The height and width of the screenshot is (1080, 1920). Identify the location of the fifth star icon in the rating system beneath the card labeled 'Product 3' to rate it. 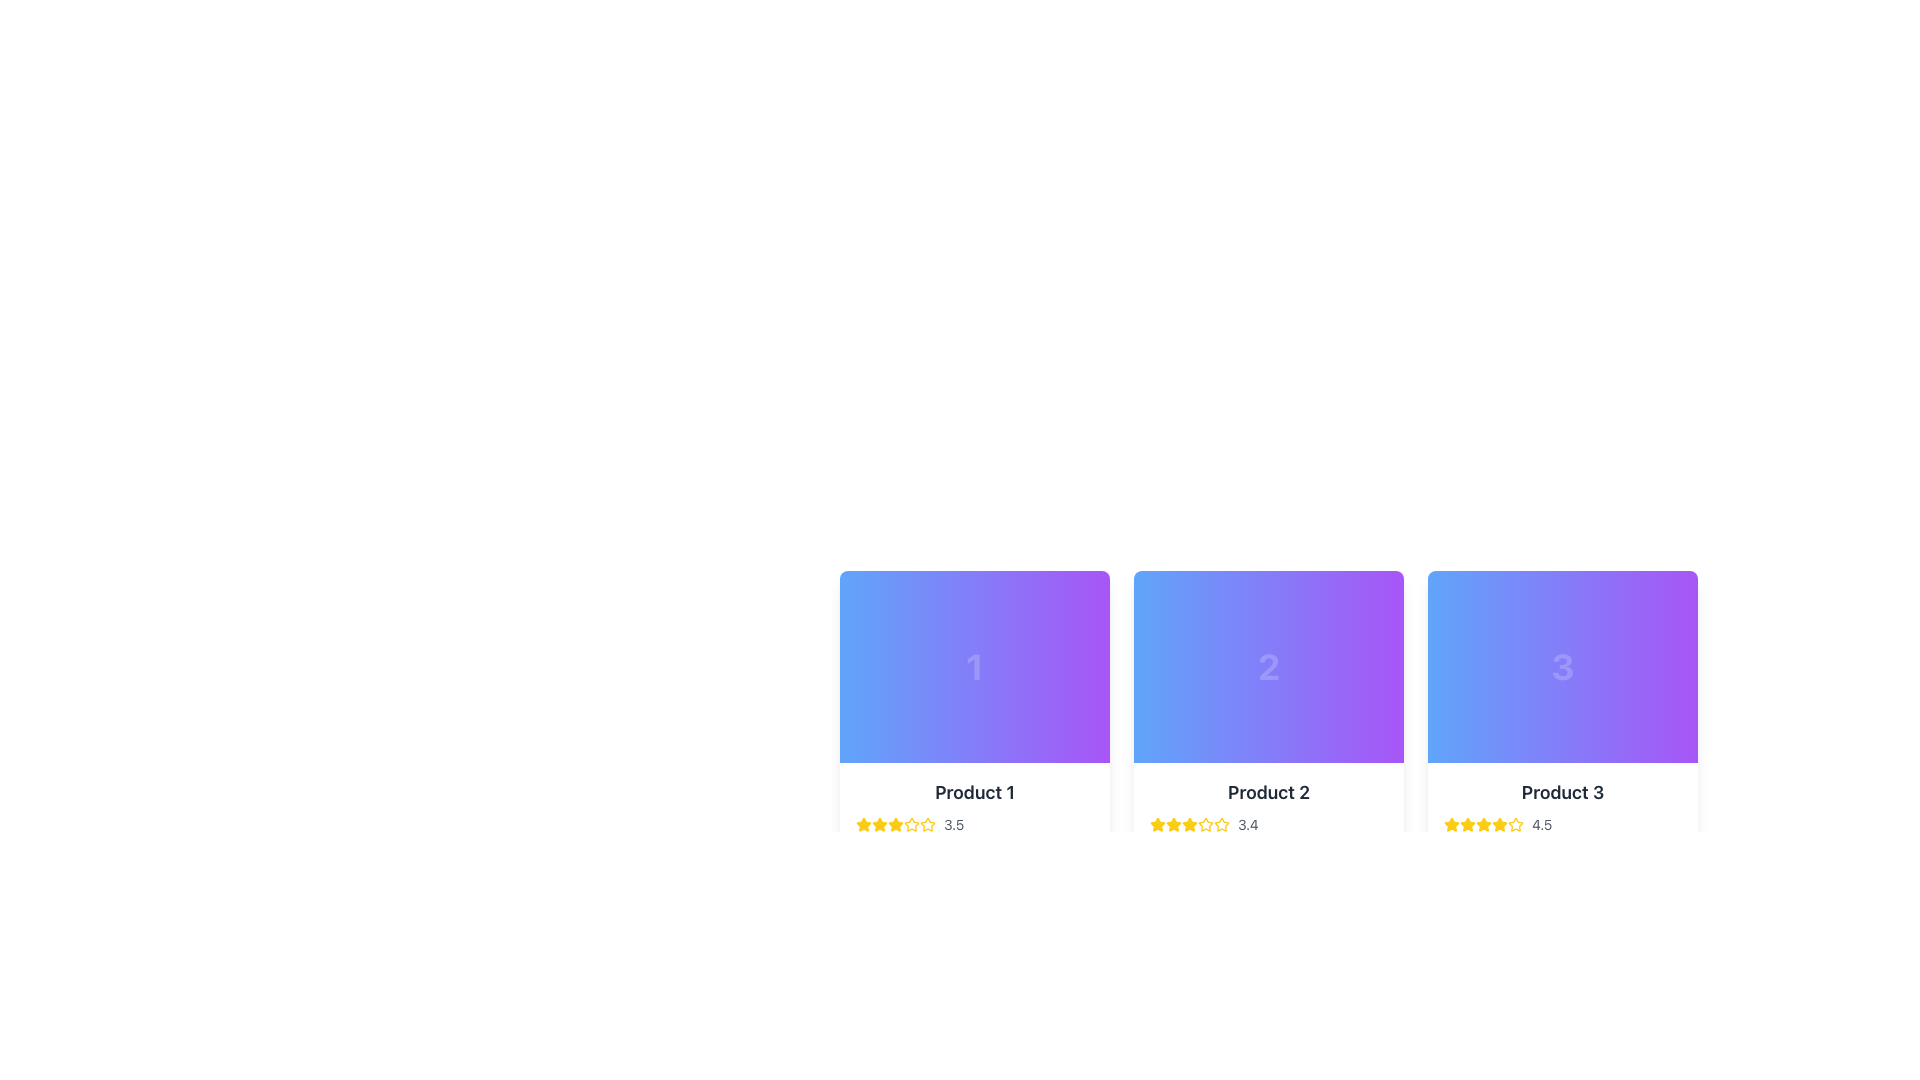
(1516, 824).